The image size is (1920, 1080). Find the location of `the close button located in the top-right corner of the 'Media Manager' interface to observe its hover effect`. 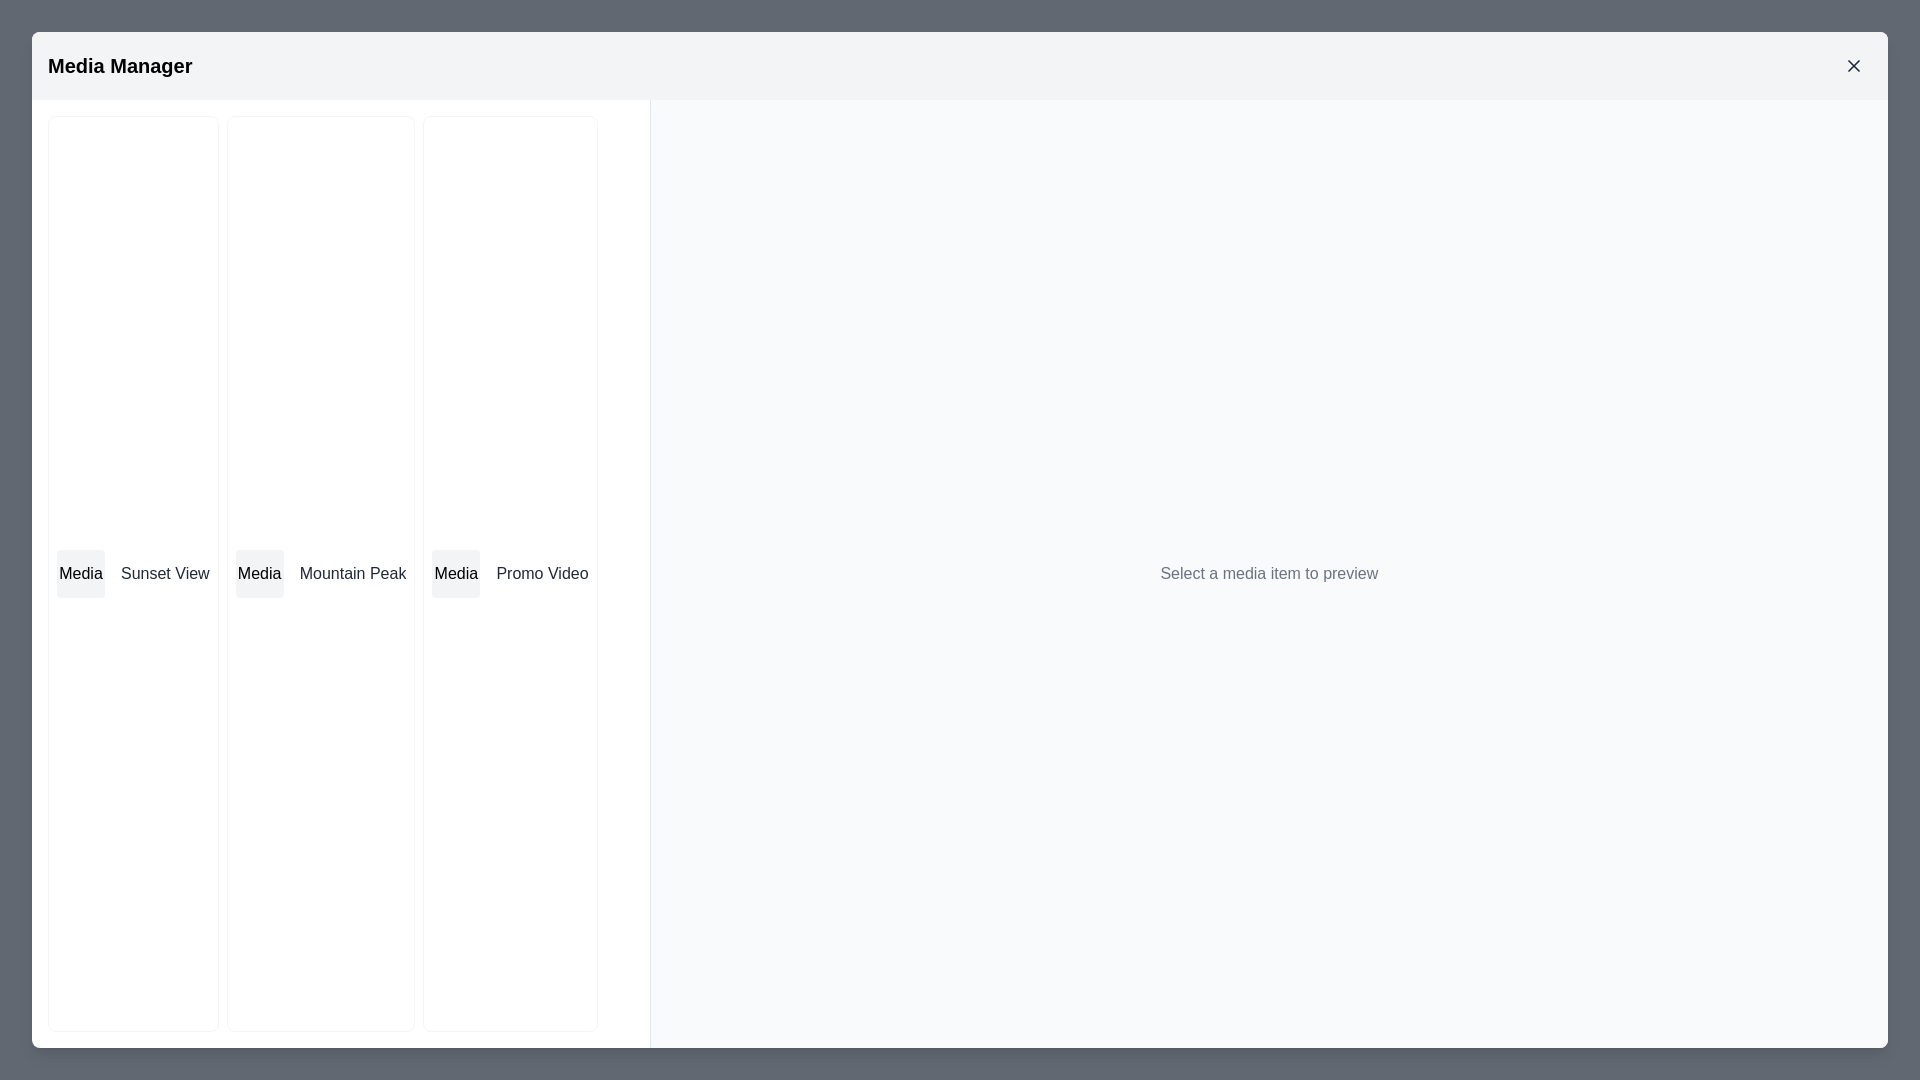

the close button located in the top-right corner of the 'Media Manager' interface to observe its hover effect is located at coordinates (1852, 64).